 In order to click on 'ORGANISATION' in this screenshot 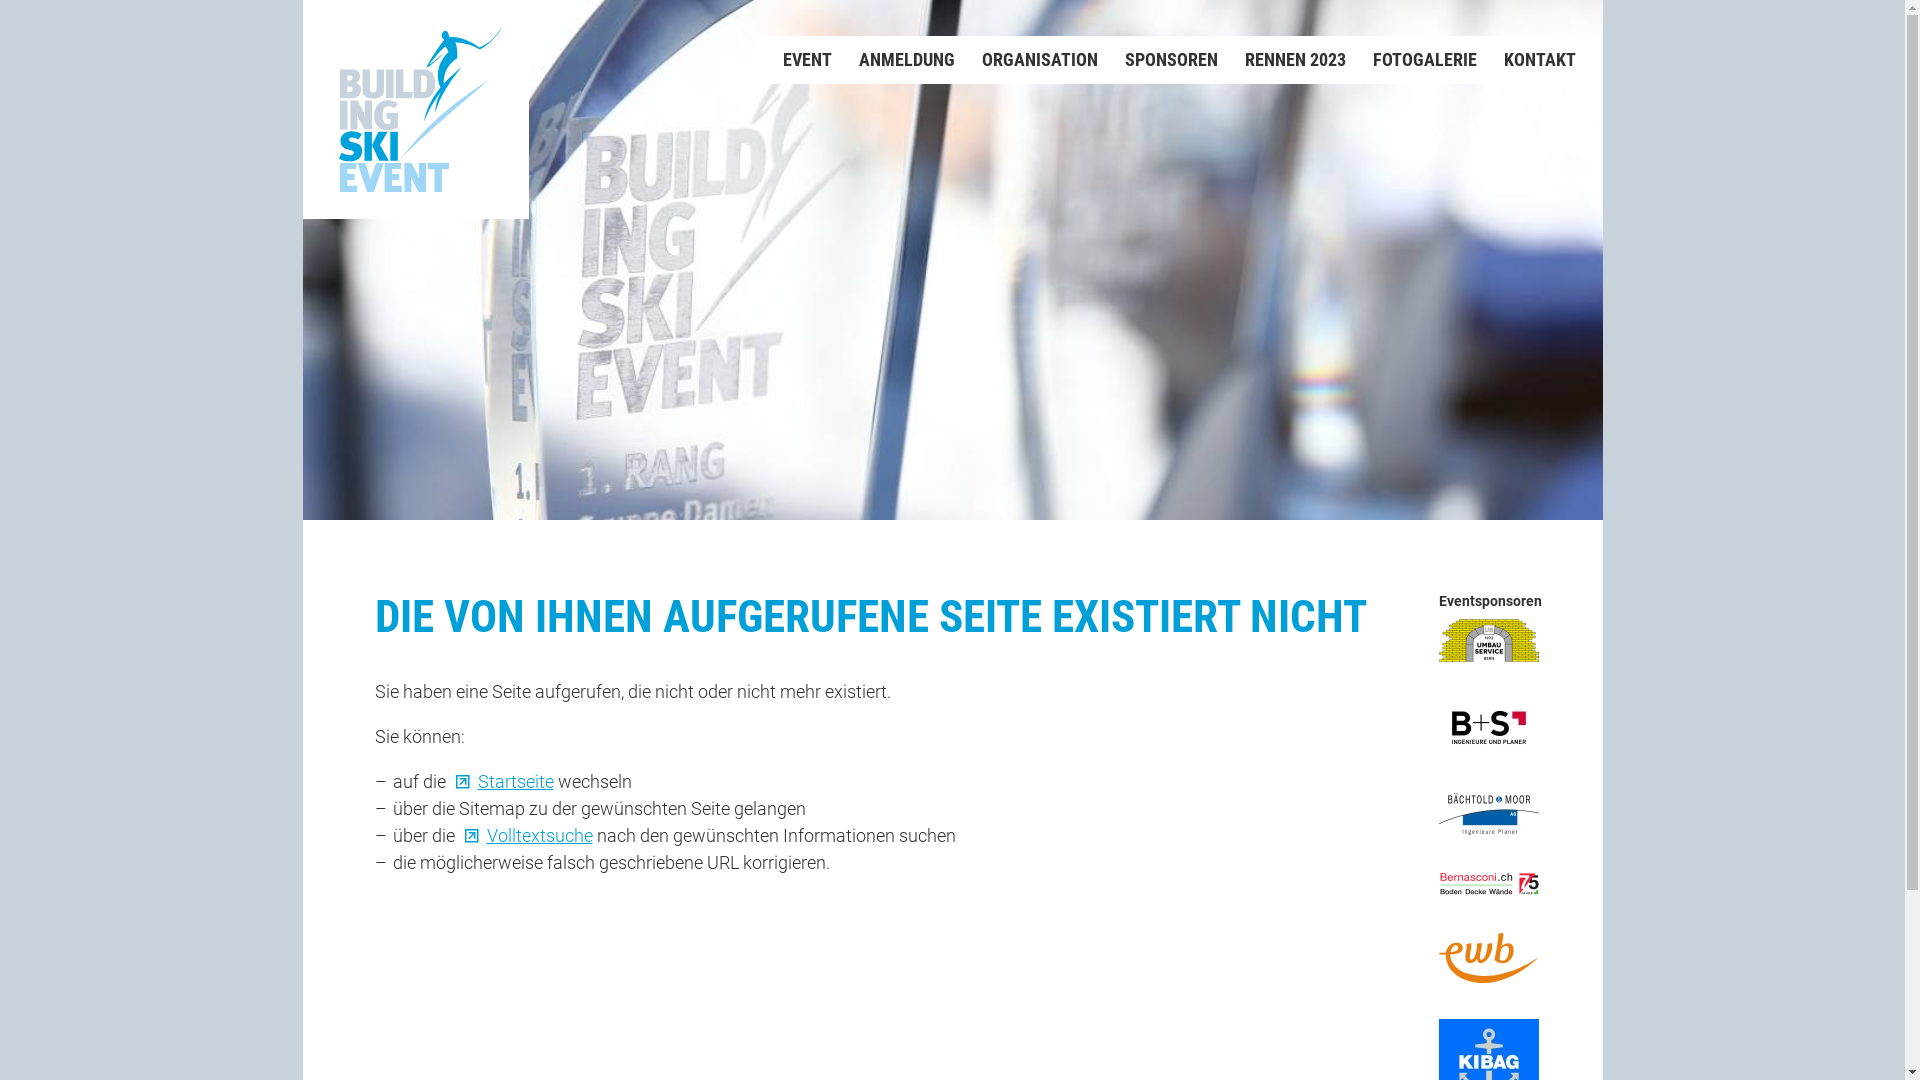, I will do `click(1025, 59)`.